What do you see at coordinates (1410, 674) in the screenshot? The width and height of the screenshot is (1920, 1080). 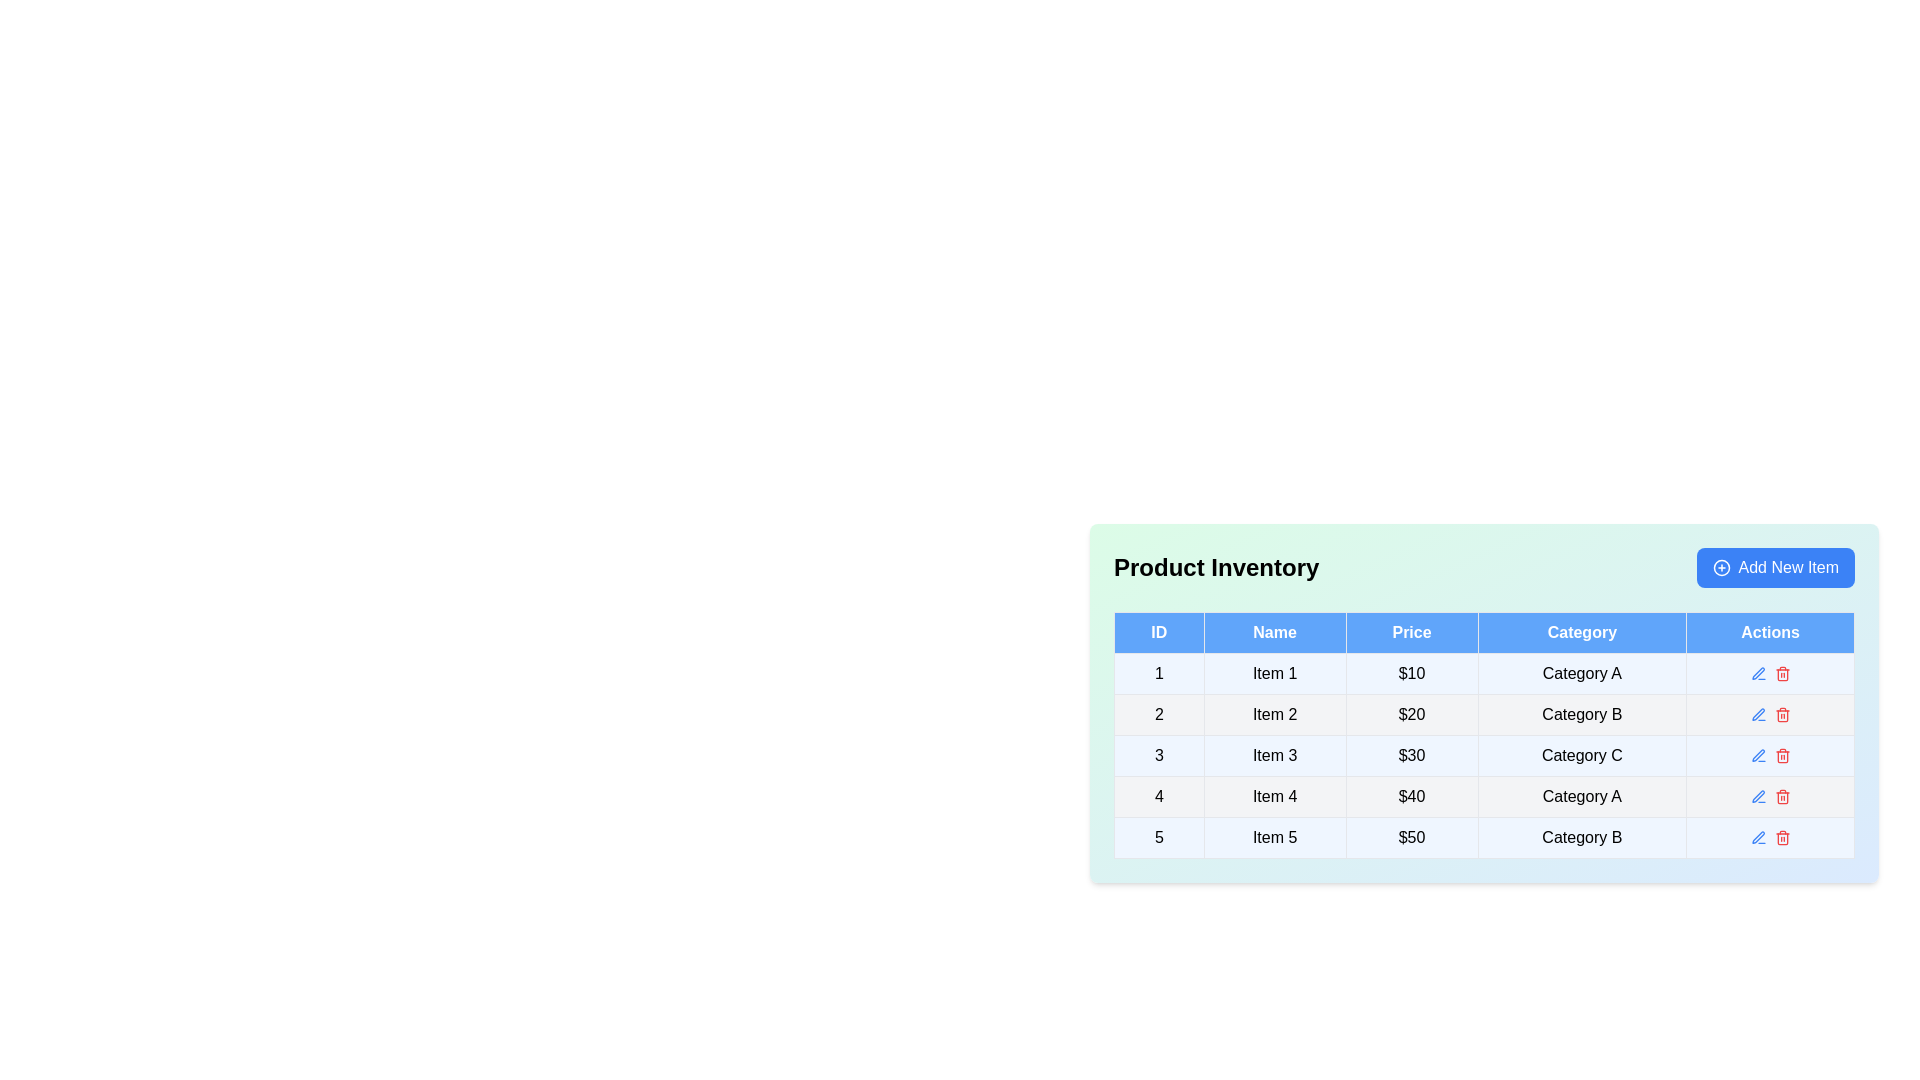 I see `the price information text label of the first listed item in the table located in the 'Price' column of the first row` at bounding box center [1410, 674].